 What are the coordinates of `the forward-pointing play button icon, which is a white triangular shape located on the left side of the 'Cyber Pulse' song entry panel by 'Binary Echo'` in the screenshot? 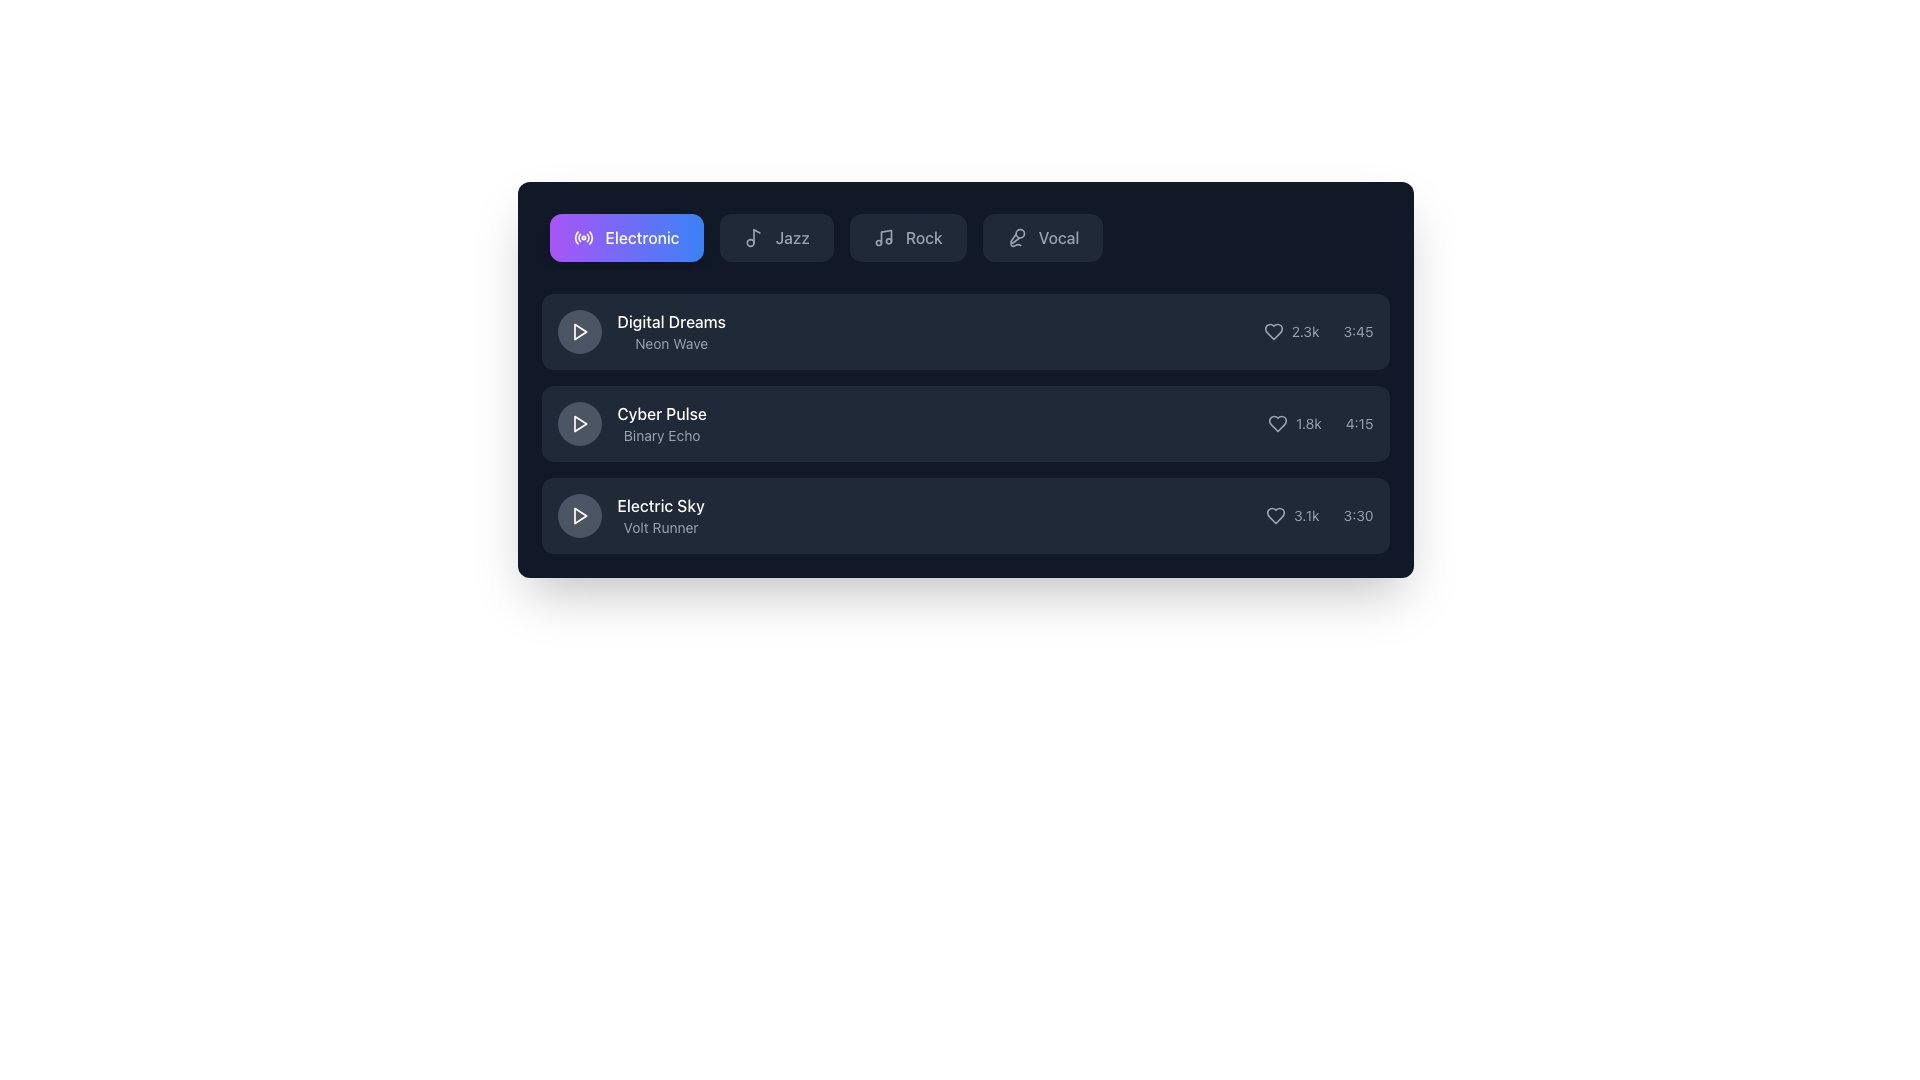 It's located at (579, 423).